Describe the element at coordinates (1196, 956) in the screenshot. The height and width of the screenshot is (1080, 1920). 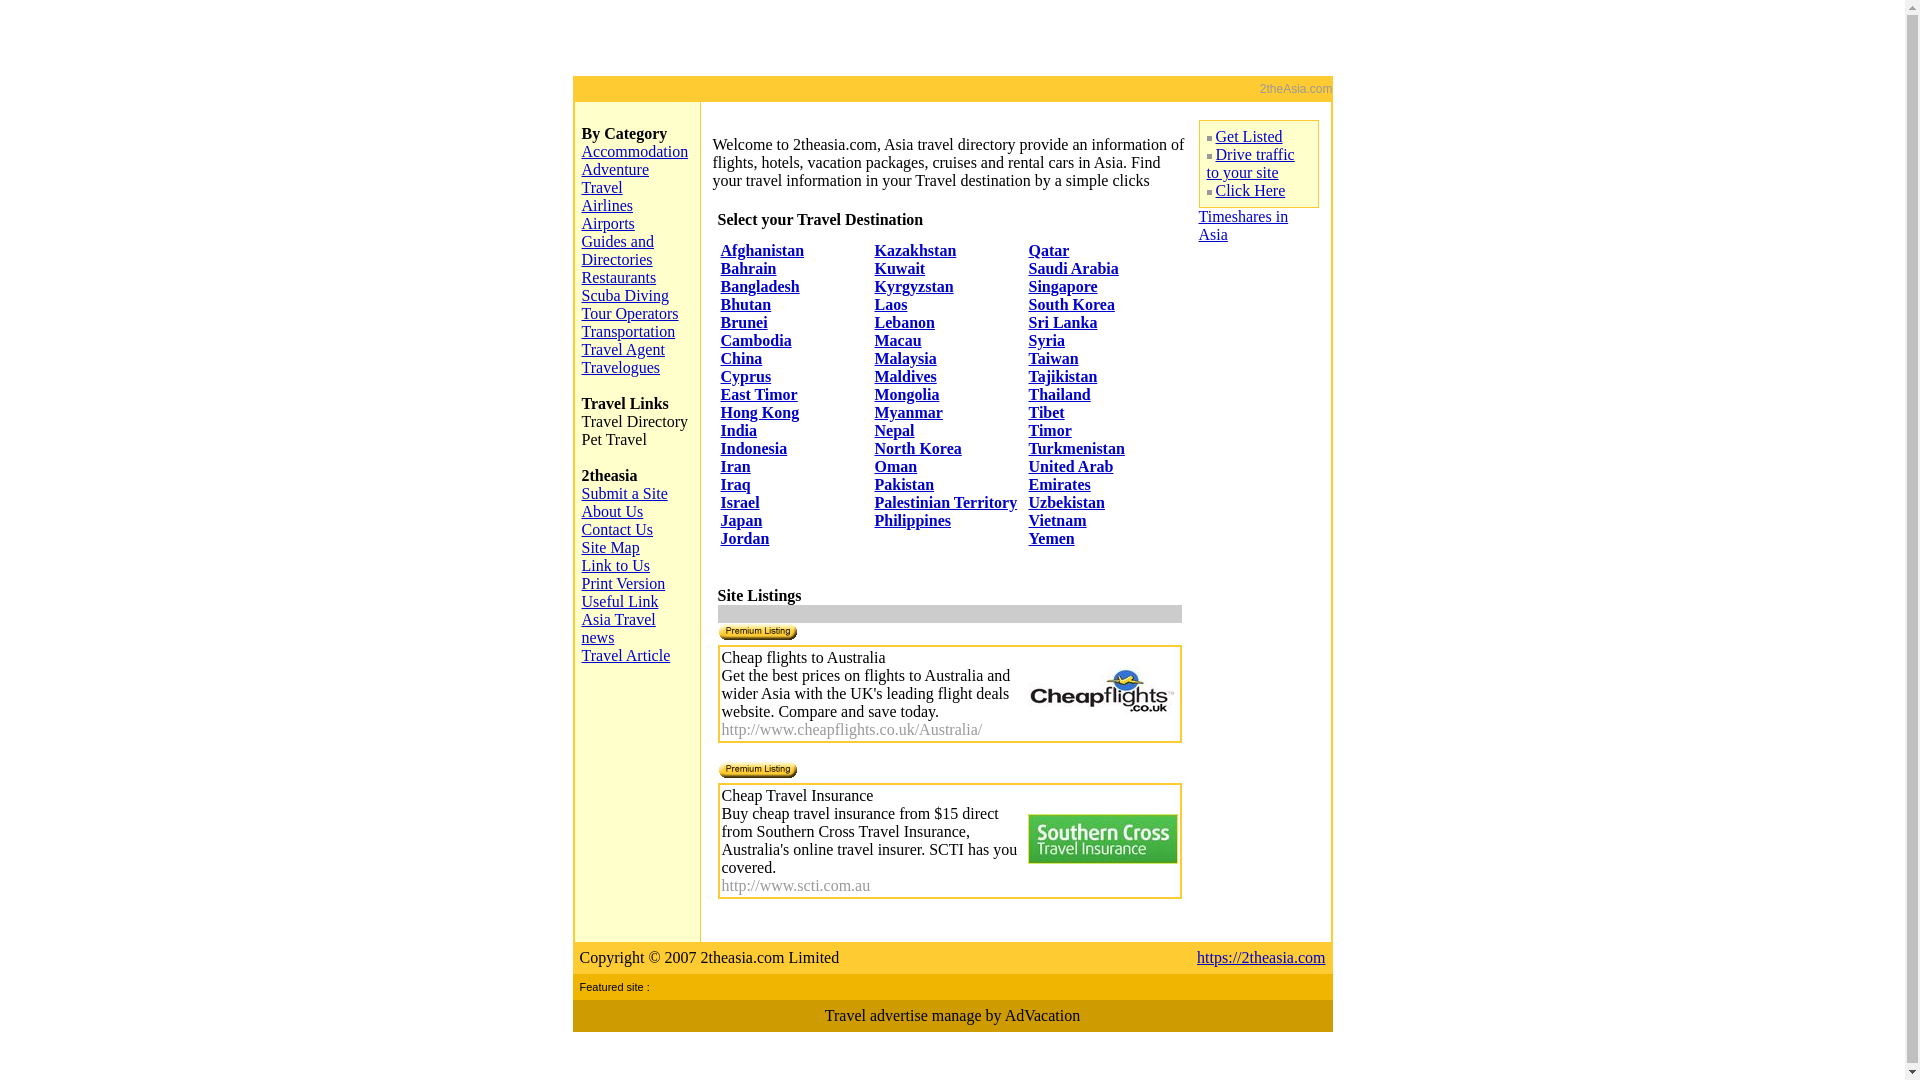
I see `'https://2theasia.com'` at that location.